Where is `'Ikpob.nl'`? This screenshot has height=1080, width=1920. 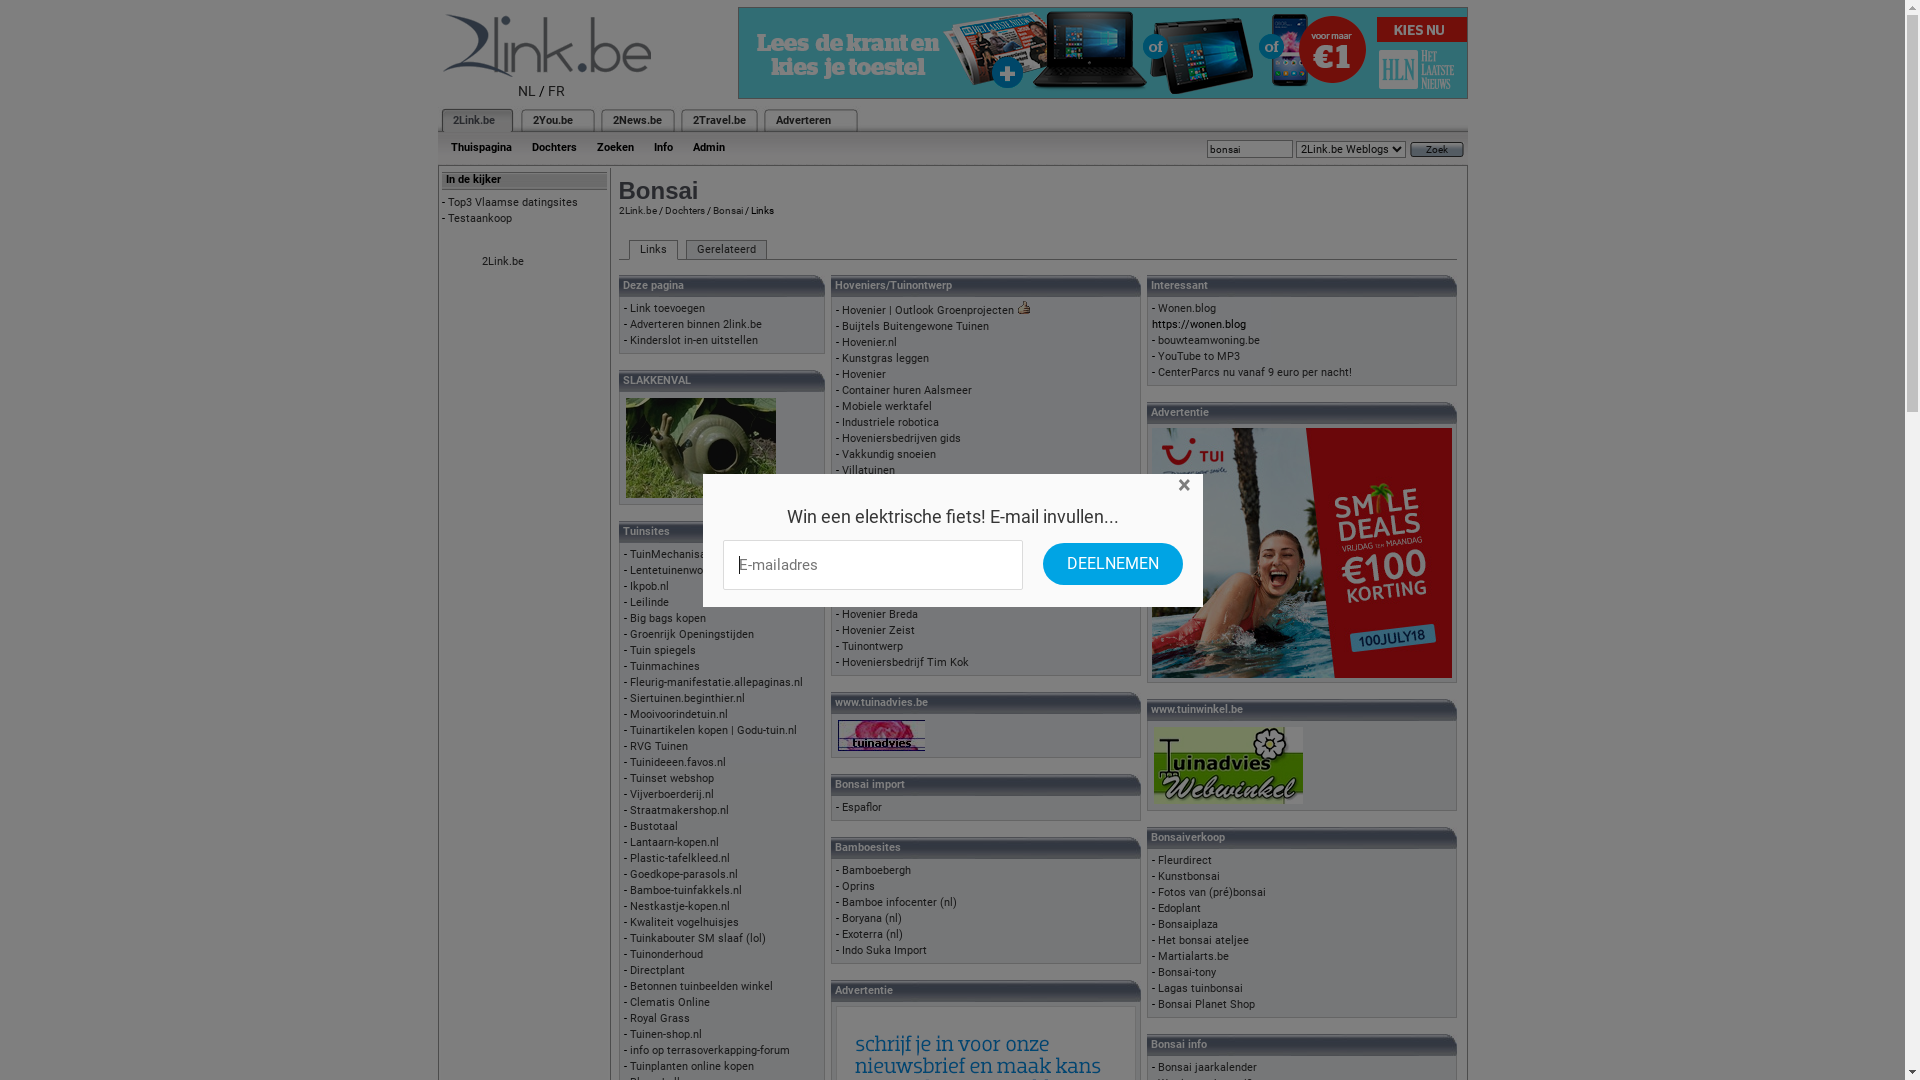 'Ikpob.nl' is located at coordinates (649, 585).